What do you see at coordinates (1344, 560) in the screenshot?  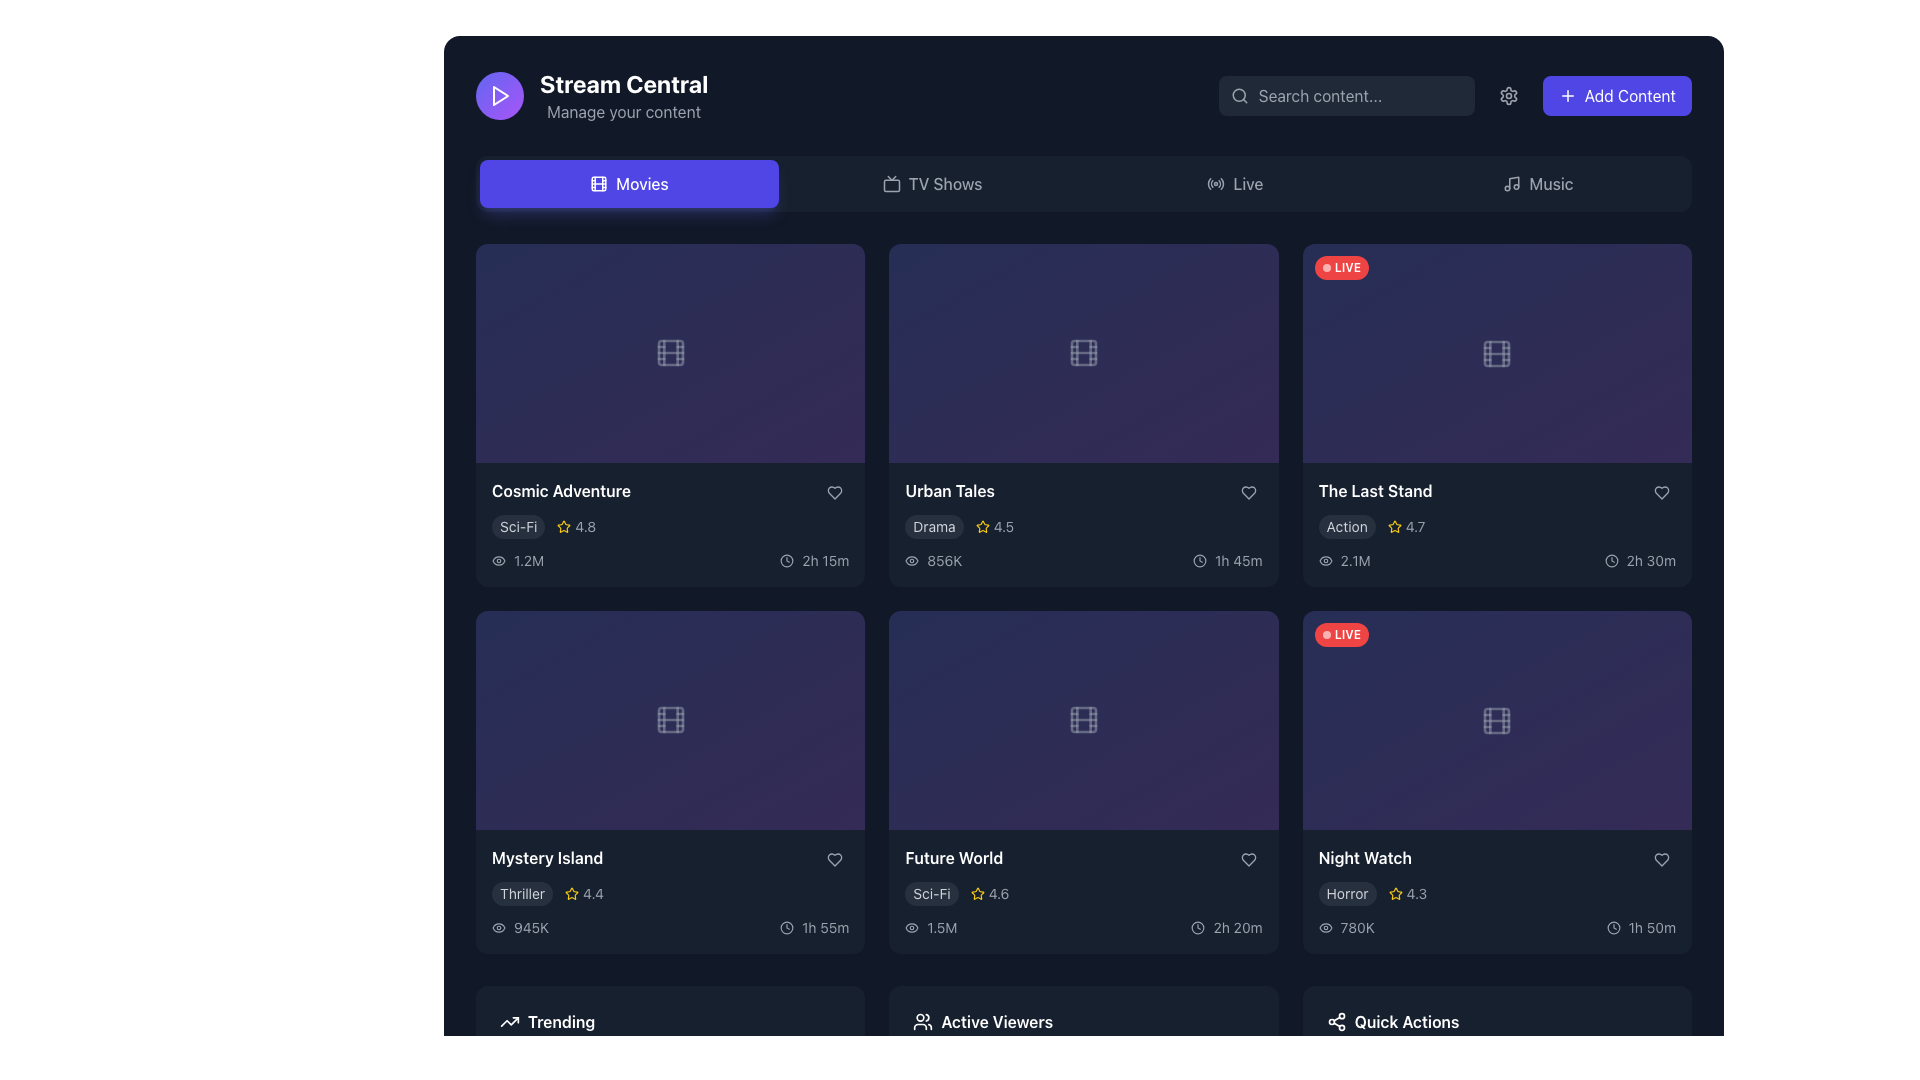 I see `the informational text label with an eye icon and the text '2.1M', located in the rightmost column of the second row under 'The Last Stand'` at bounding box center [1344, 560].